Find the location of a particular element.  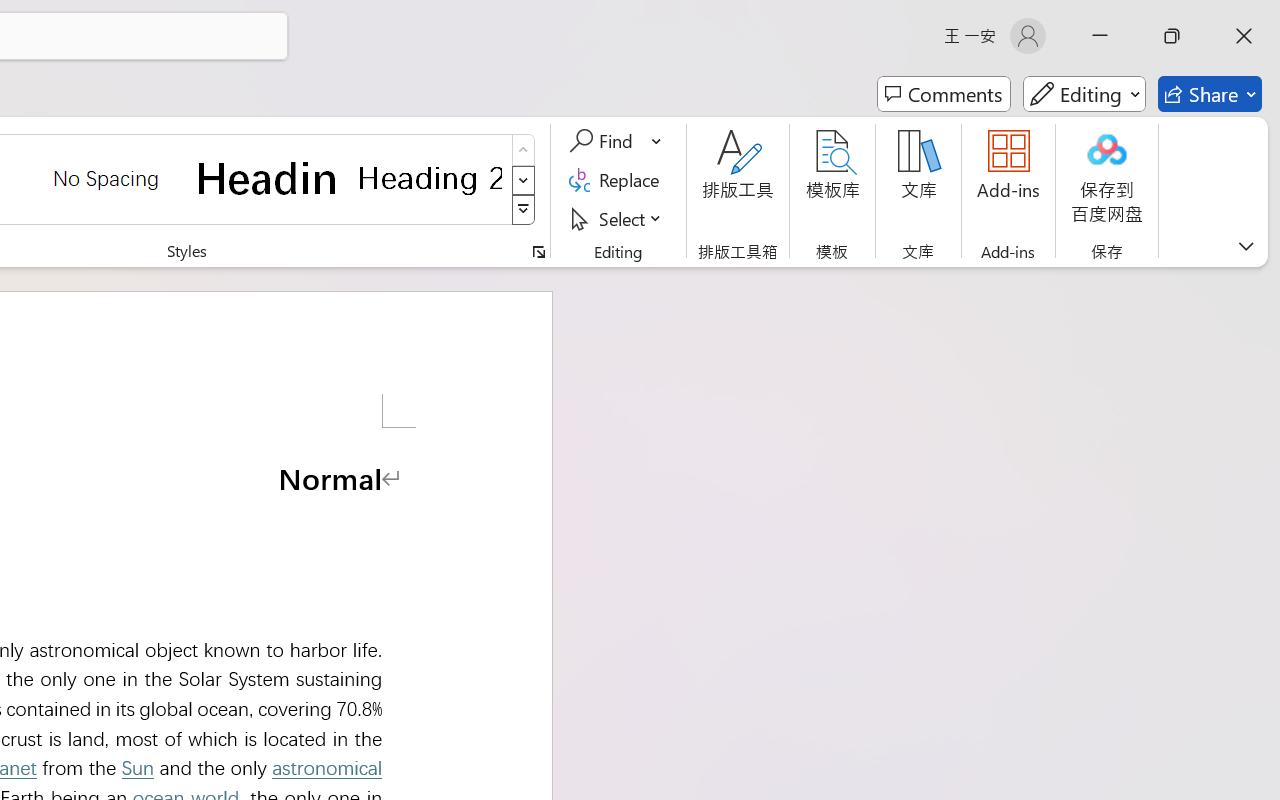

'Styles...' is located at coordinates (538, 251).